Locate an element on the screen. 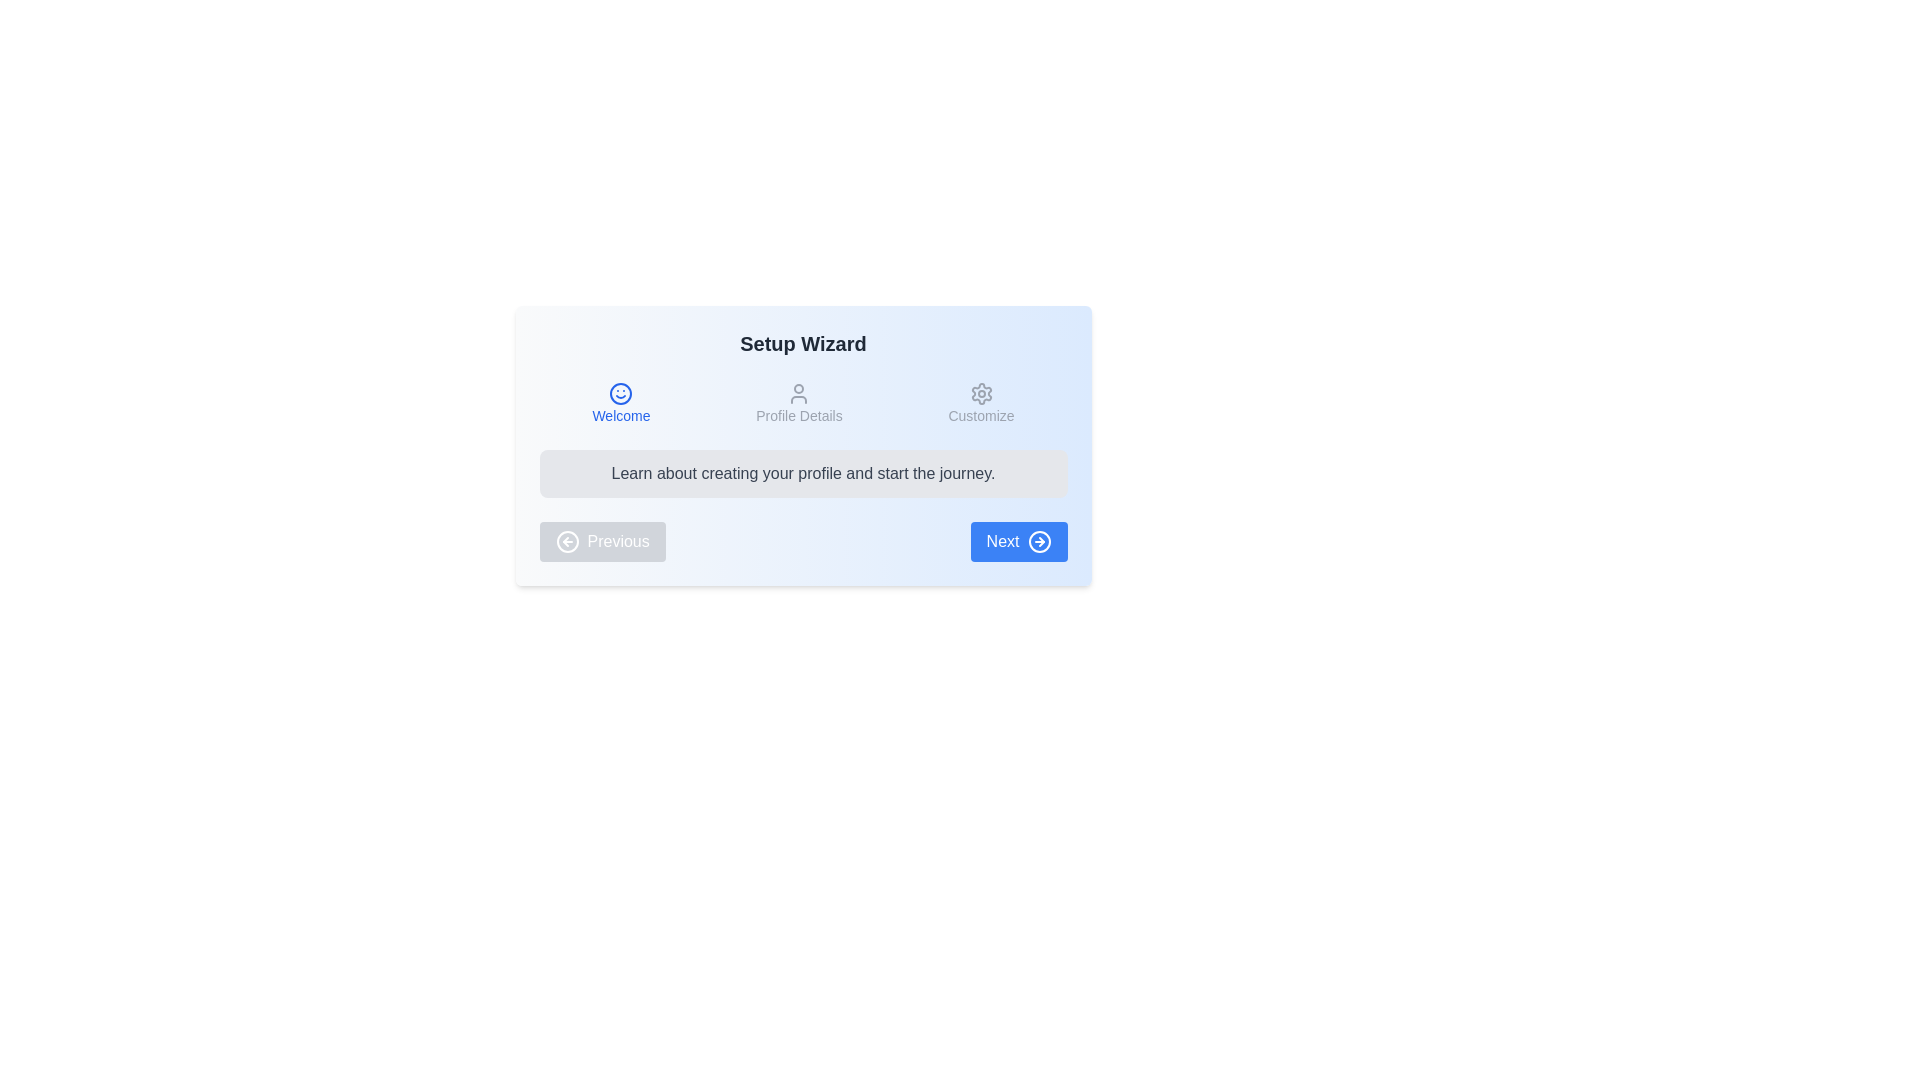  the backward icon located inside the 'Previous' button at the bottom-left of the interface is located at coordinates (566, 542).